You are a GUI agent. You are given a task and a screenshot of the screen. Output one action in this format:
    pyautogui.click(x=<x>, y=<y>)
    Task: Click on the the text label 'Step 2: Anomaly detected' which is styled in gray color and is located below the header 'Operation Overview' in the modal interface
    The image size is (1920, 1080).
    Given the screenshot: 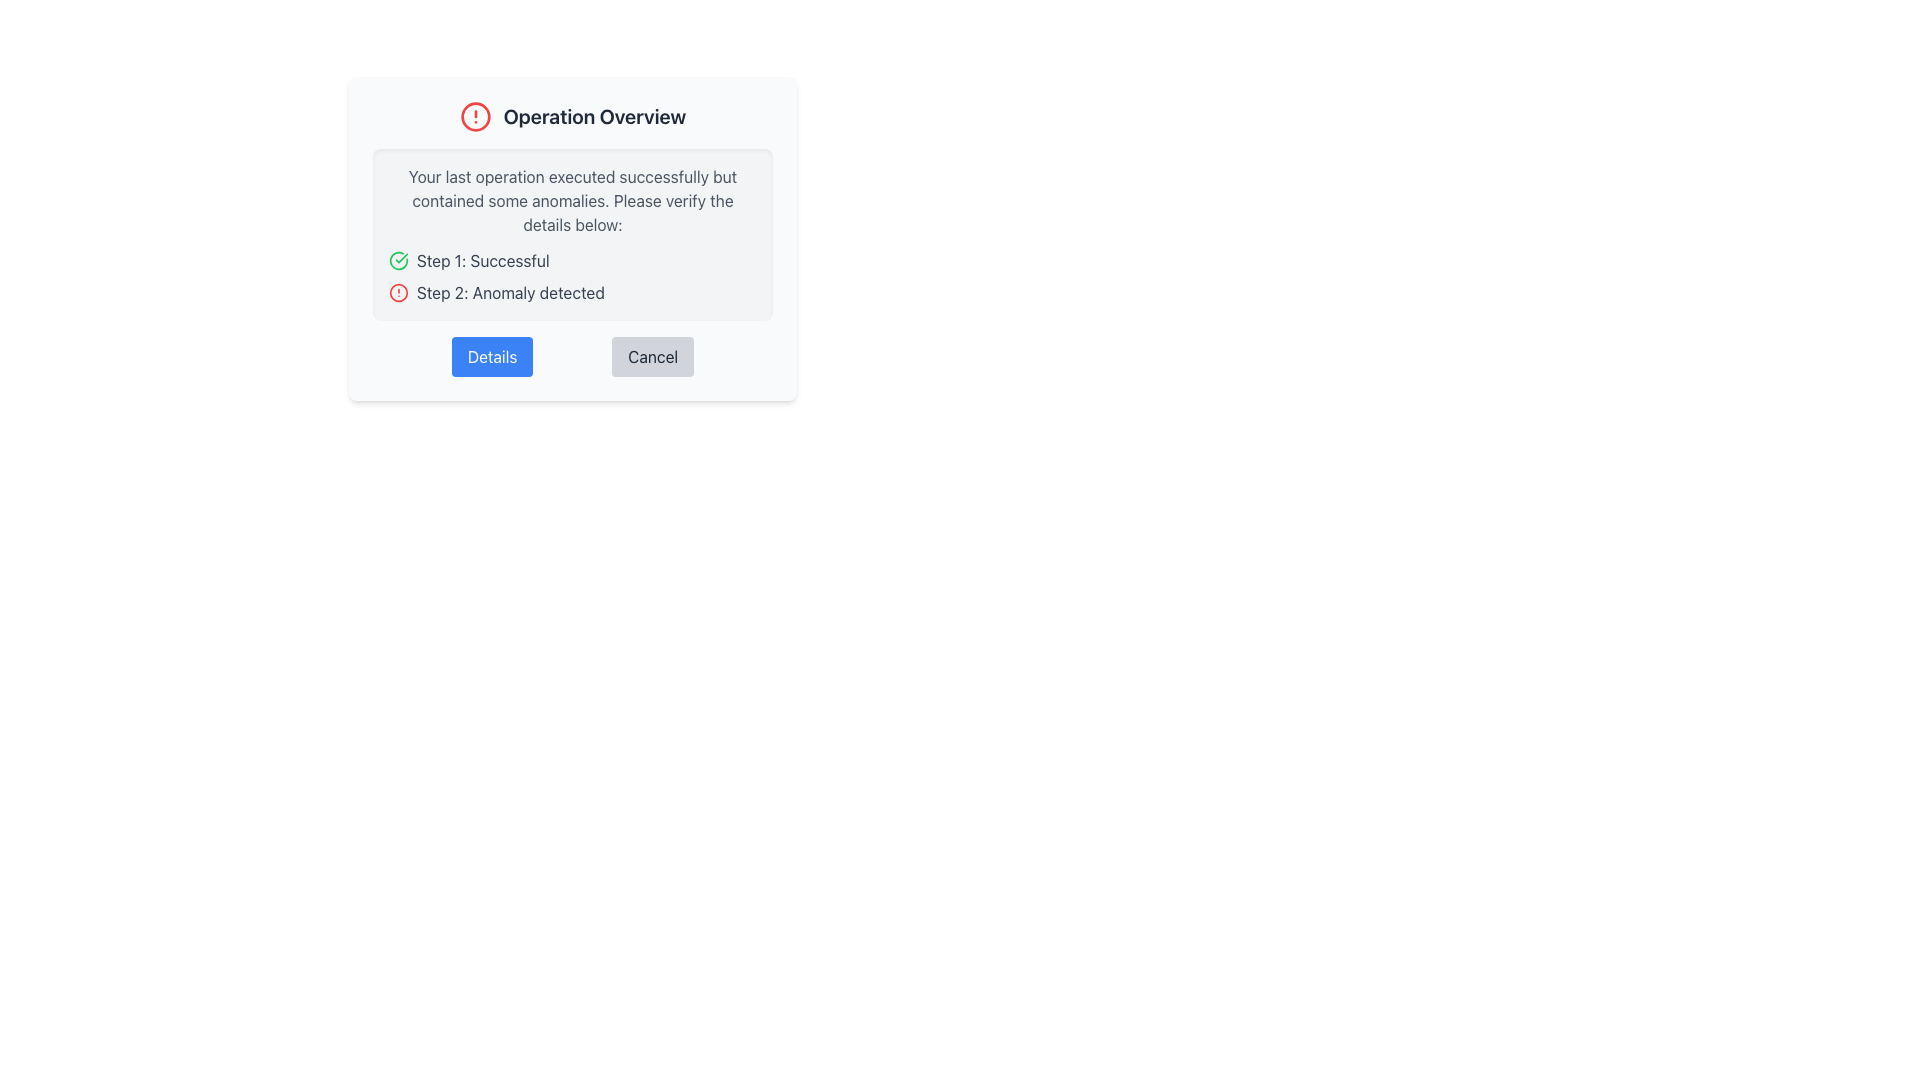 What is the action you would take?
    pyautogui.click(x=510, y=293)
    